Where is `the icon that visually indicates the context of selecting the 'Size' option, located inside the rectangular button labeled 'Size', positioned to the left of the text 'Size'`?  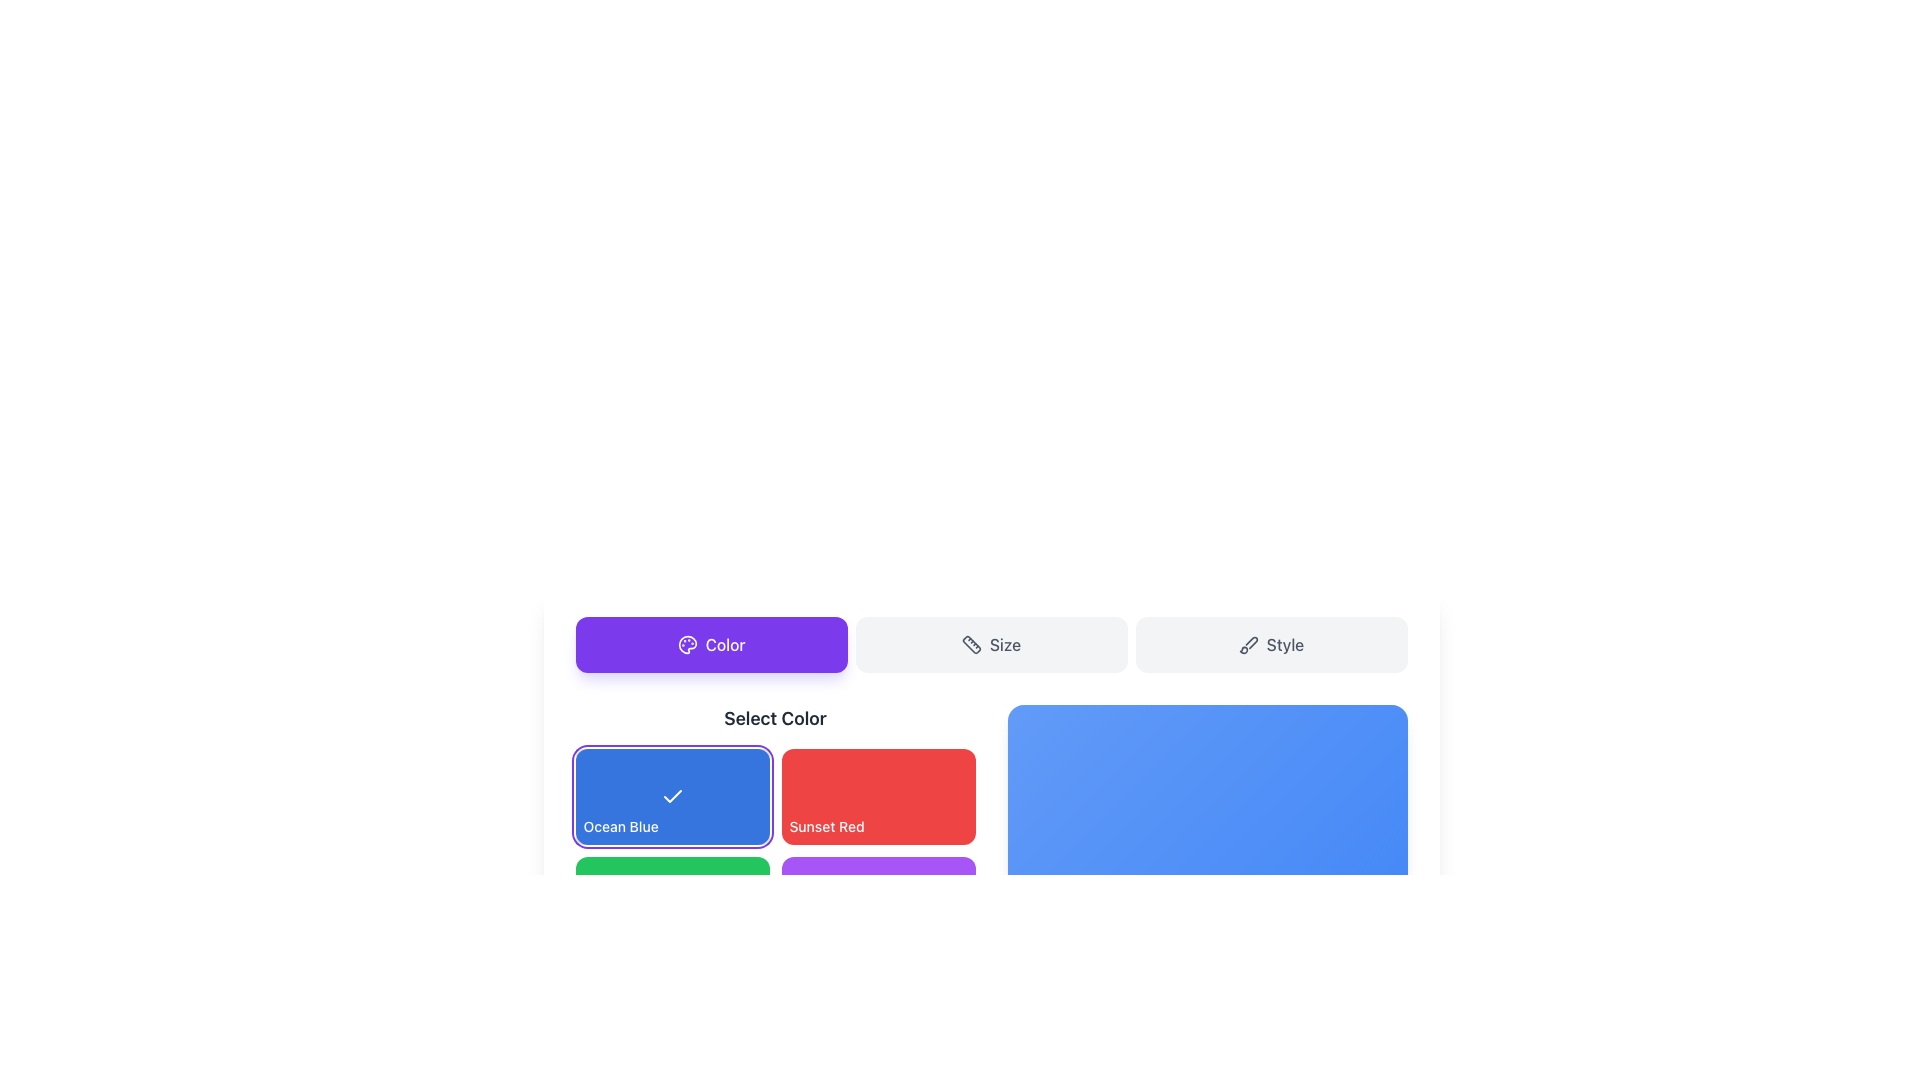 the icon that visually indicates the context of selecting the 'Size' option, located inside the rectangular button labeled 'Size', positioned to the left of the text 'Size' is located at coordinates (971, 644).